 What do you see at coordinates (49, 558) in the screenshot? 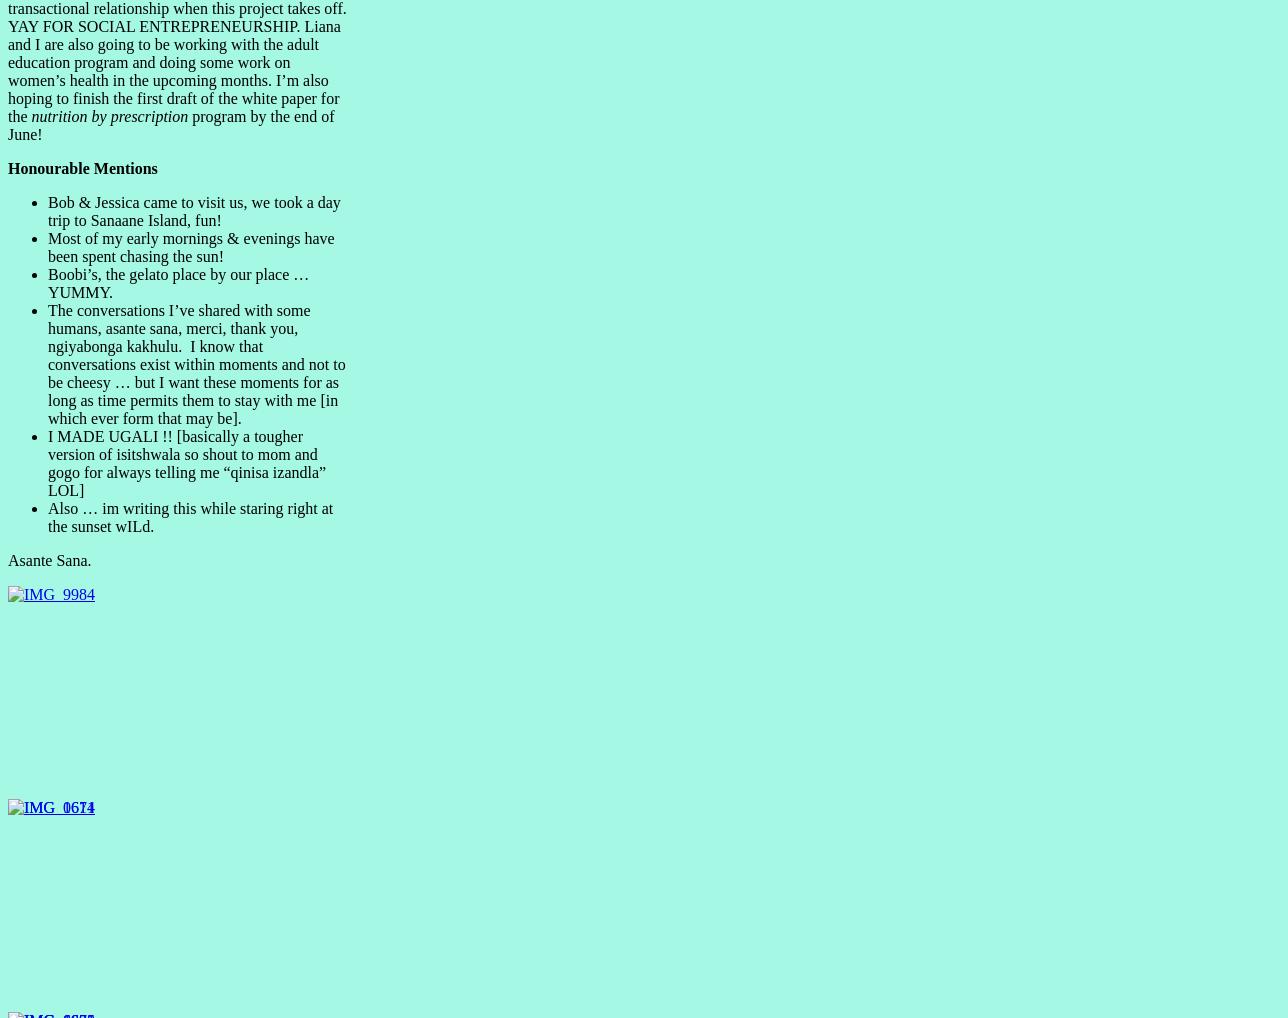
I see `'Asante Sana.'` at bounding box center [49, 558].